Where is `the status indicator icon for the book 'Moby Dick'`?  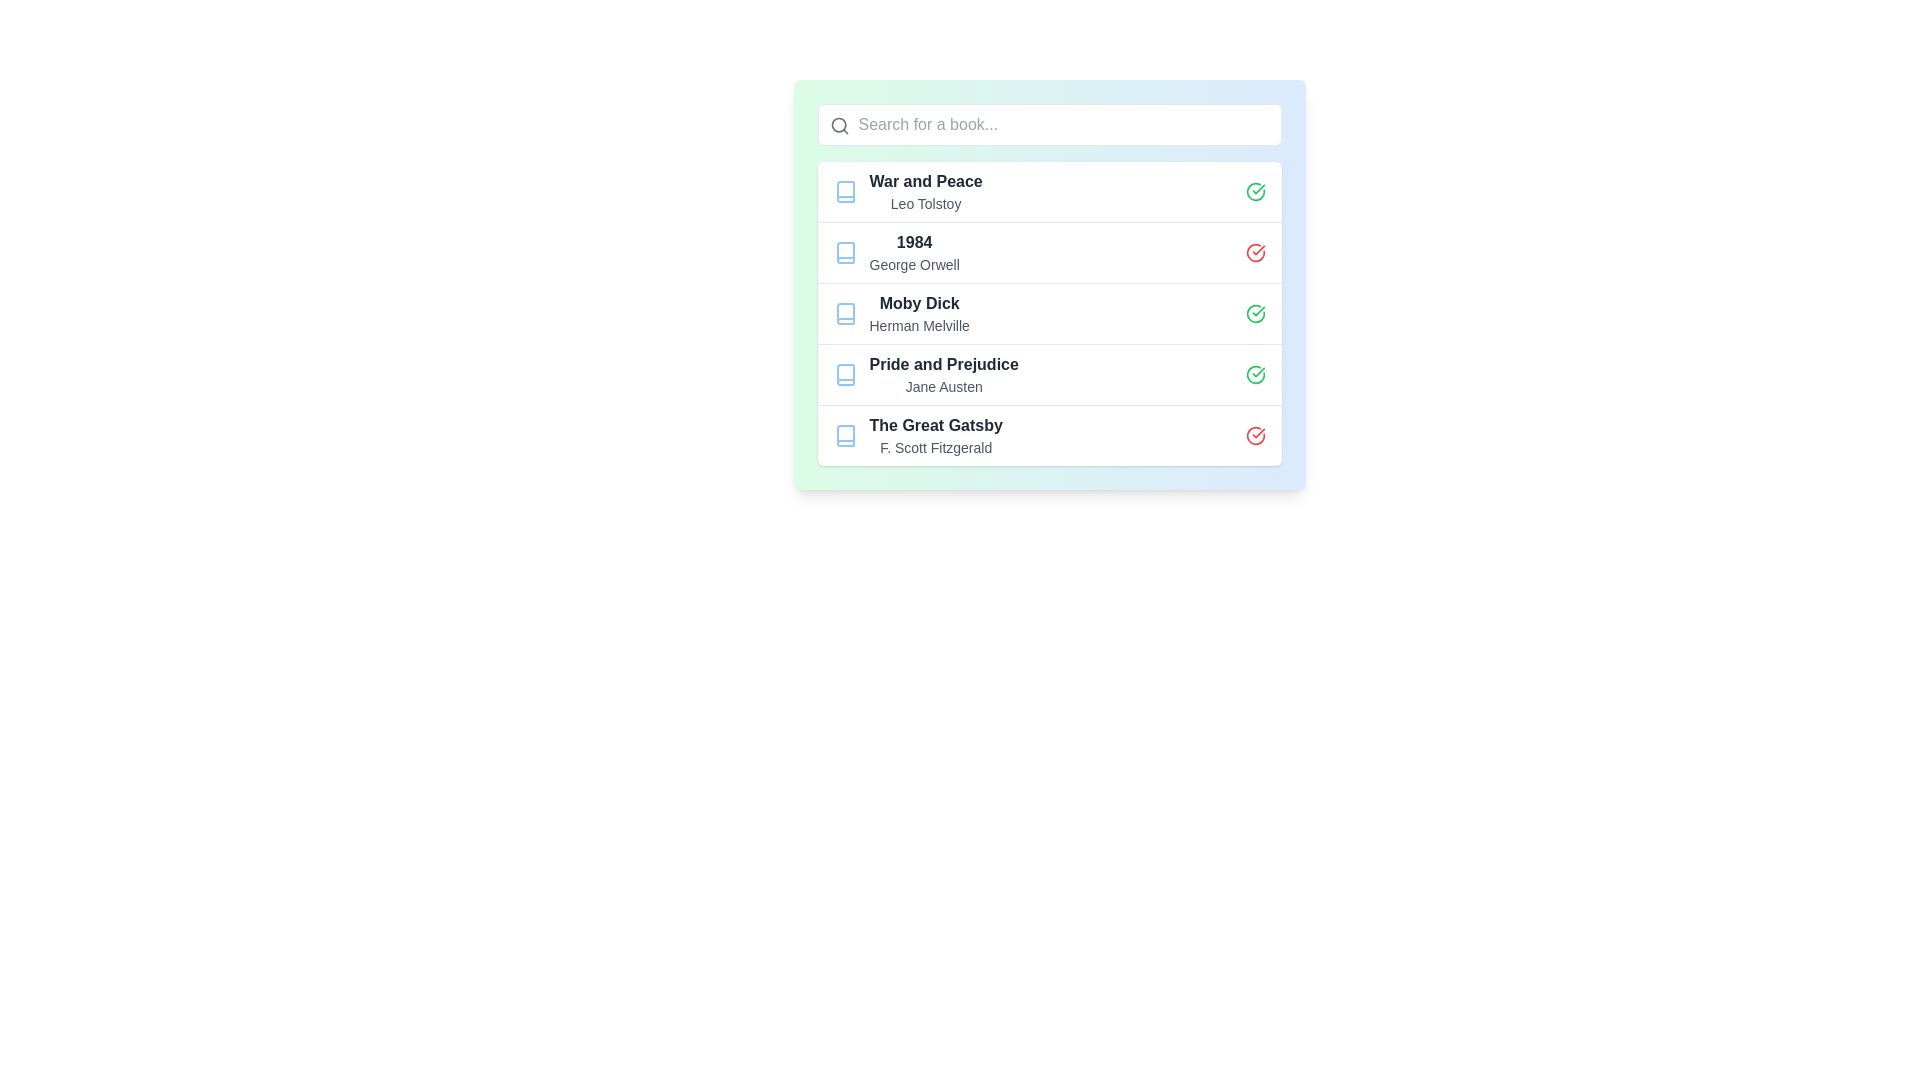
the status indicator icon for the book 'Moby Dick' is located at coordinates (1254, 313).